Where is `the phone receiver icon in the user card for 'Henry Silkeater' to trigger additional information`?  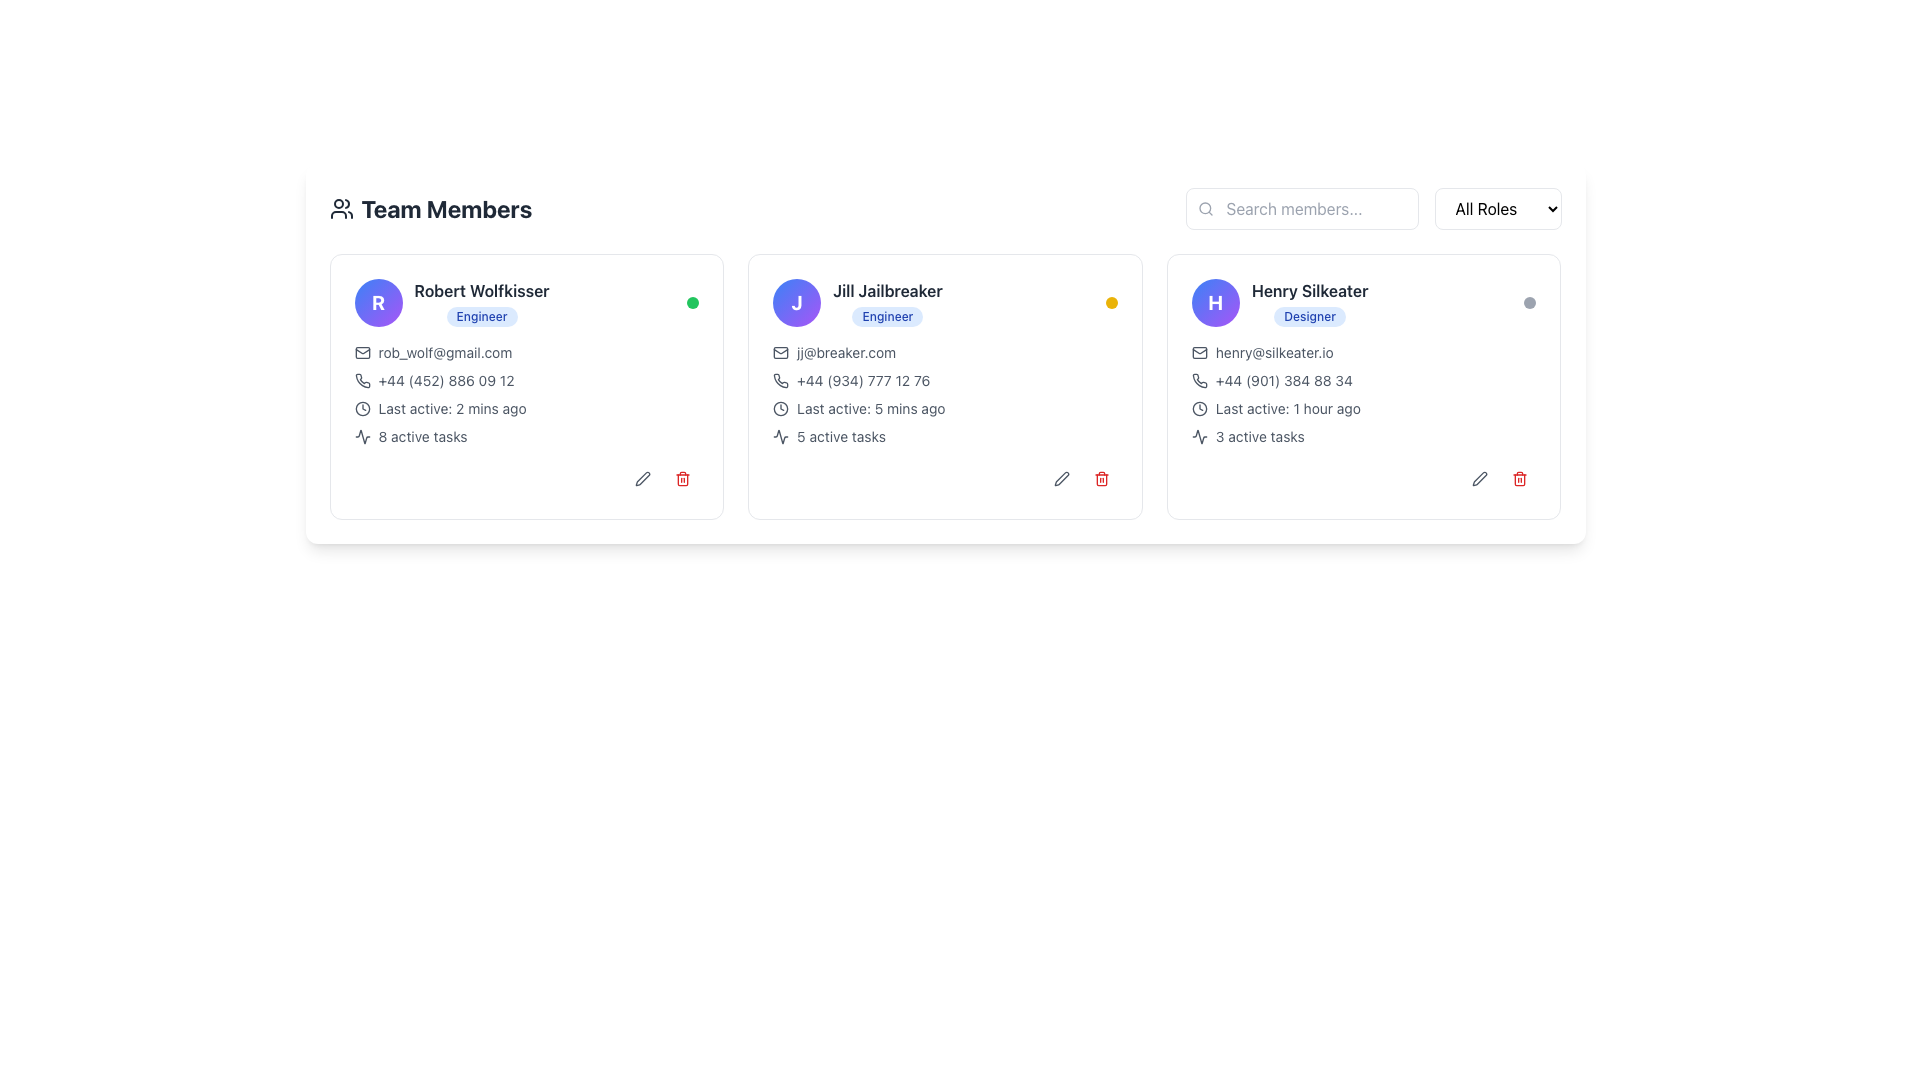
the phone receiver icon in the user card for 'Henry Silkeater' to trigger additional information is located at coordinates (1199, 381).